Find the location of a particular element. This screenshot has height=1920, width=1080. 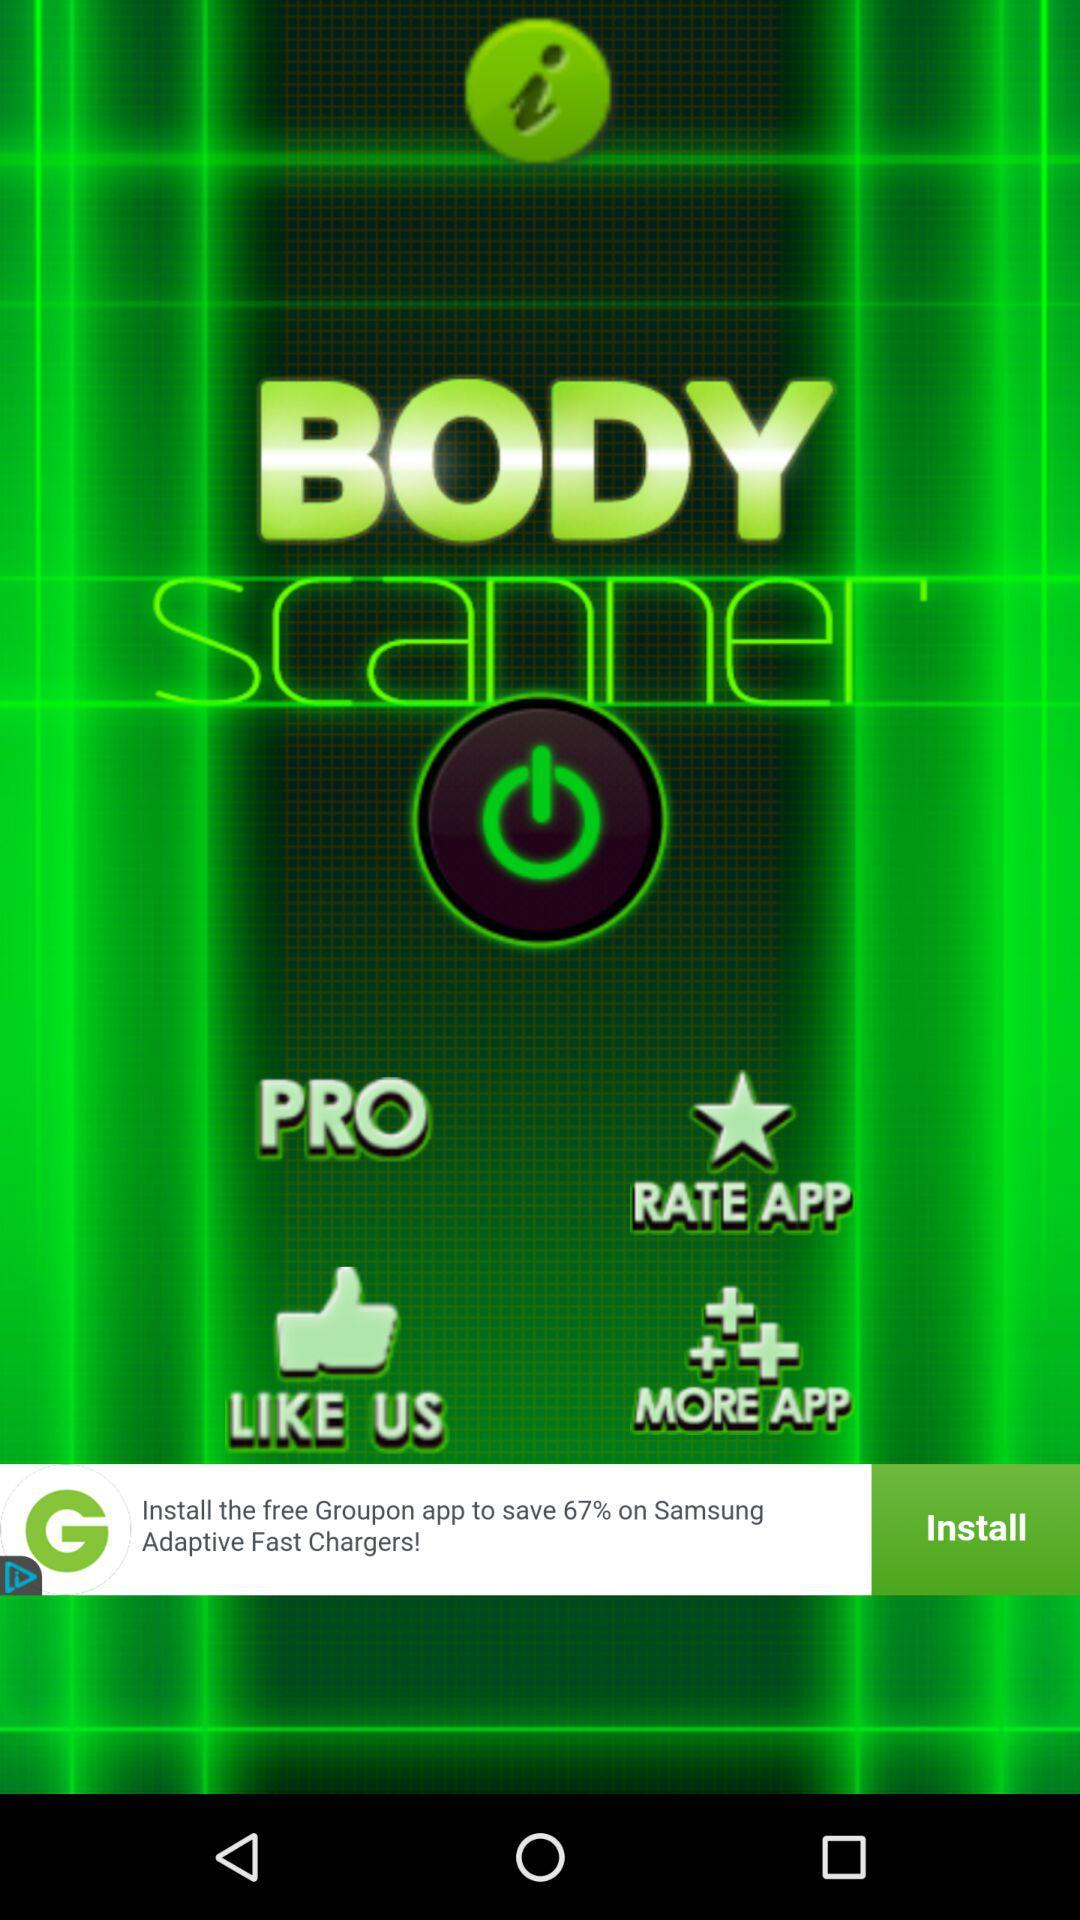

buy pro version of app is located at coordinates (336, 1152).